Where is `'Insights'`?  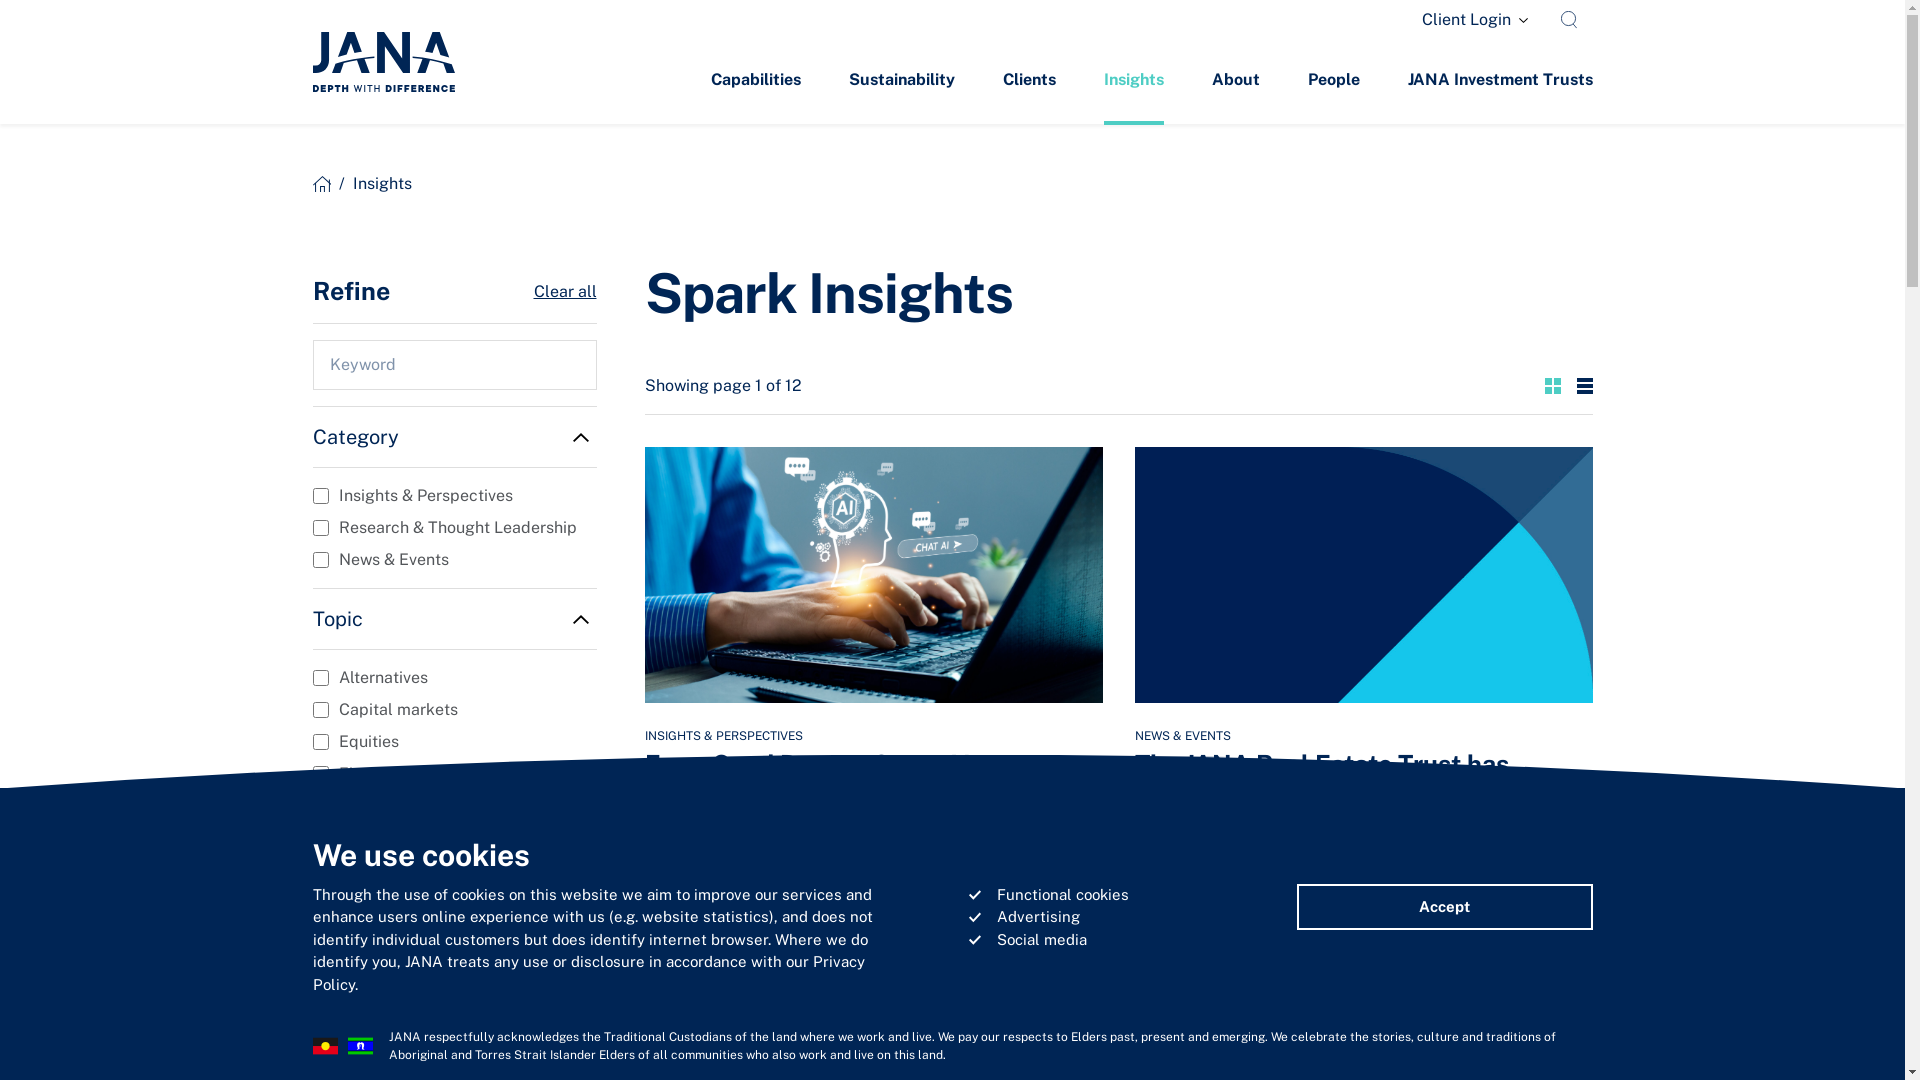
'Insights' is located at coordinates (1133, 80).